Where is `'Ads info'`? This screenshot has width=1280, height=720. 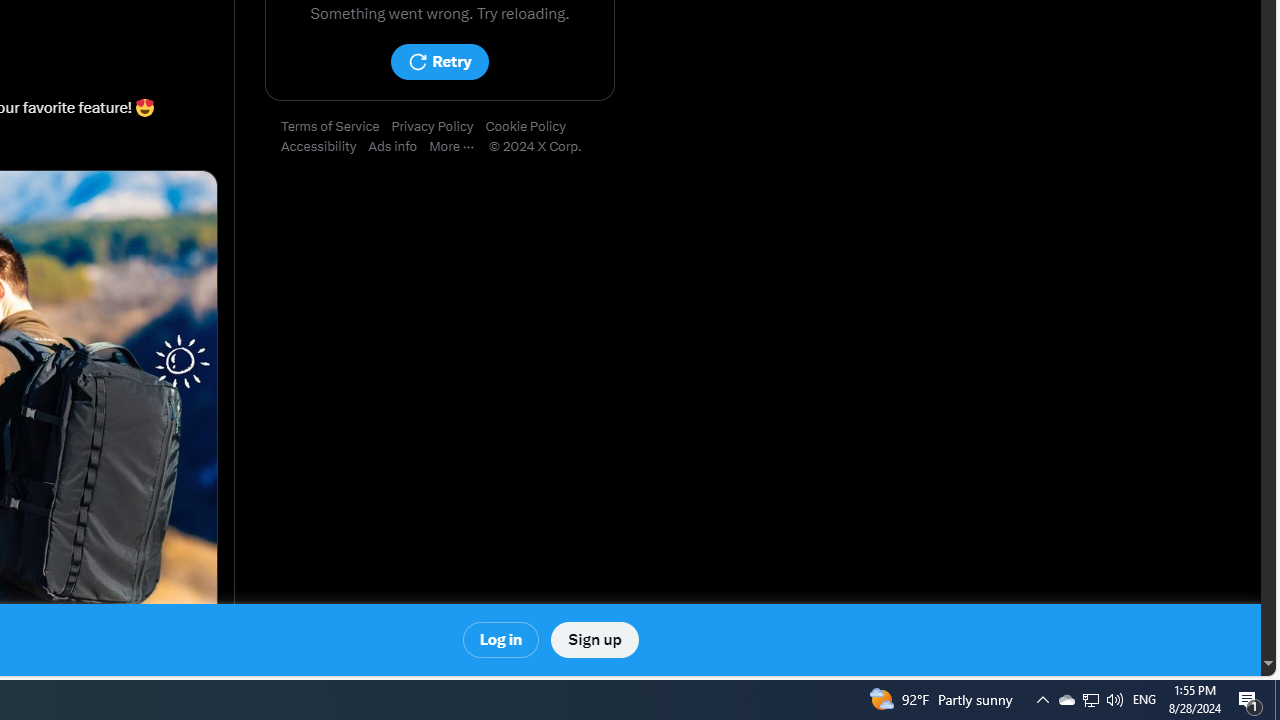 'Ads info' is located at coordinates (399, 146).